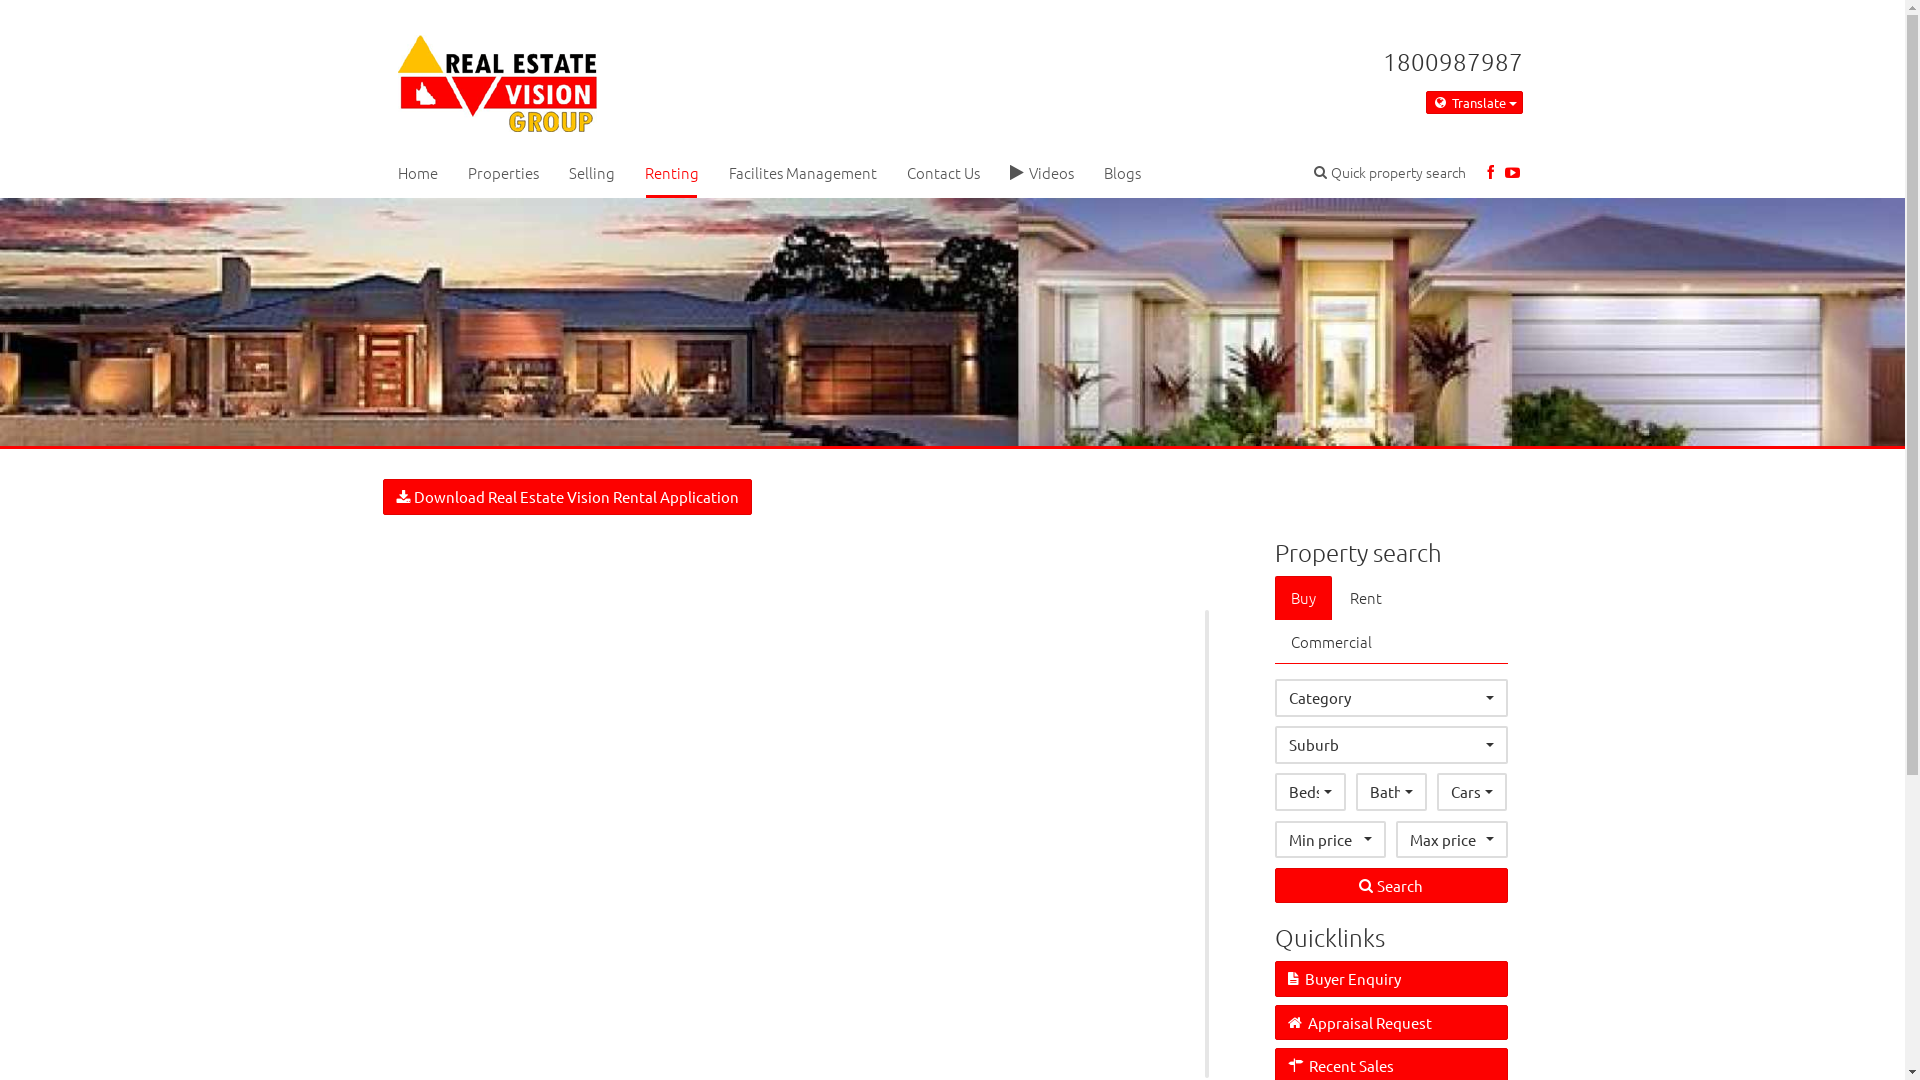 This screenshot has height=1080, width=1920. What do you see at coordinates (1274, 884) in the screenshot?
I see `'Search'` at bounding box center [1274, 884].